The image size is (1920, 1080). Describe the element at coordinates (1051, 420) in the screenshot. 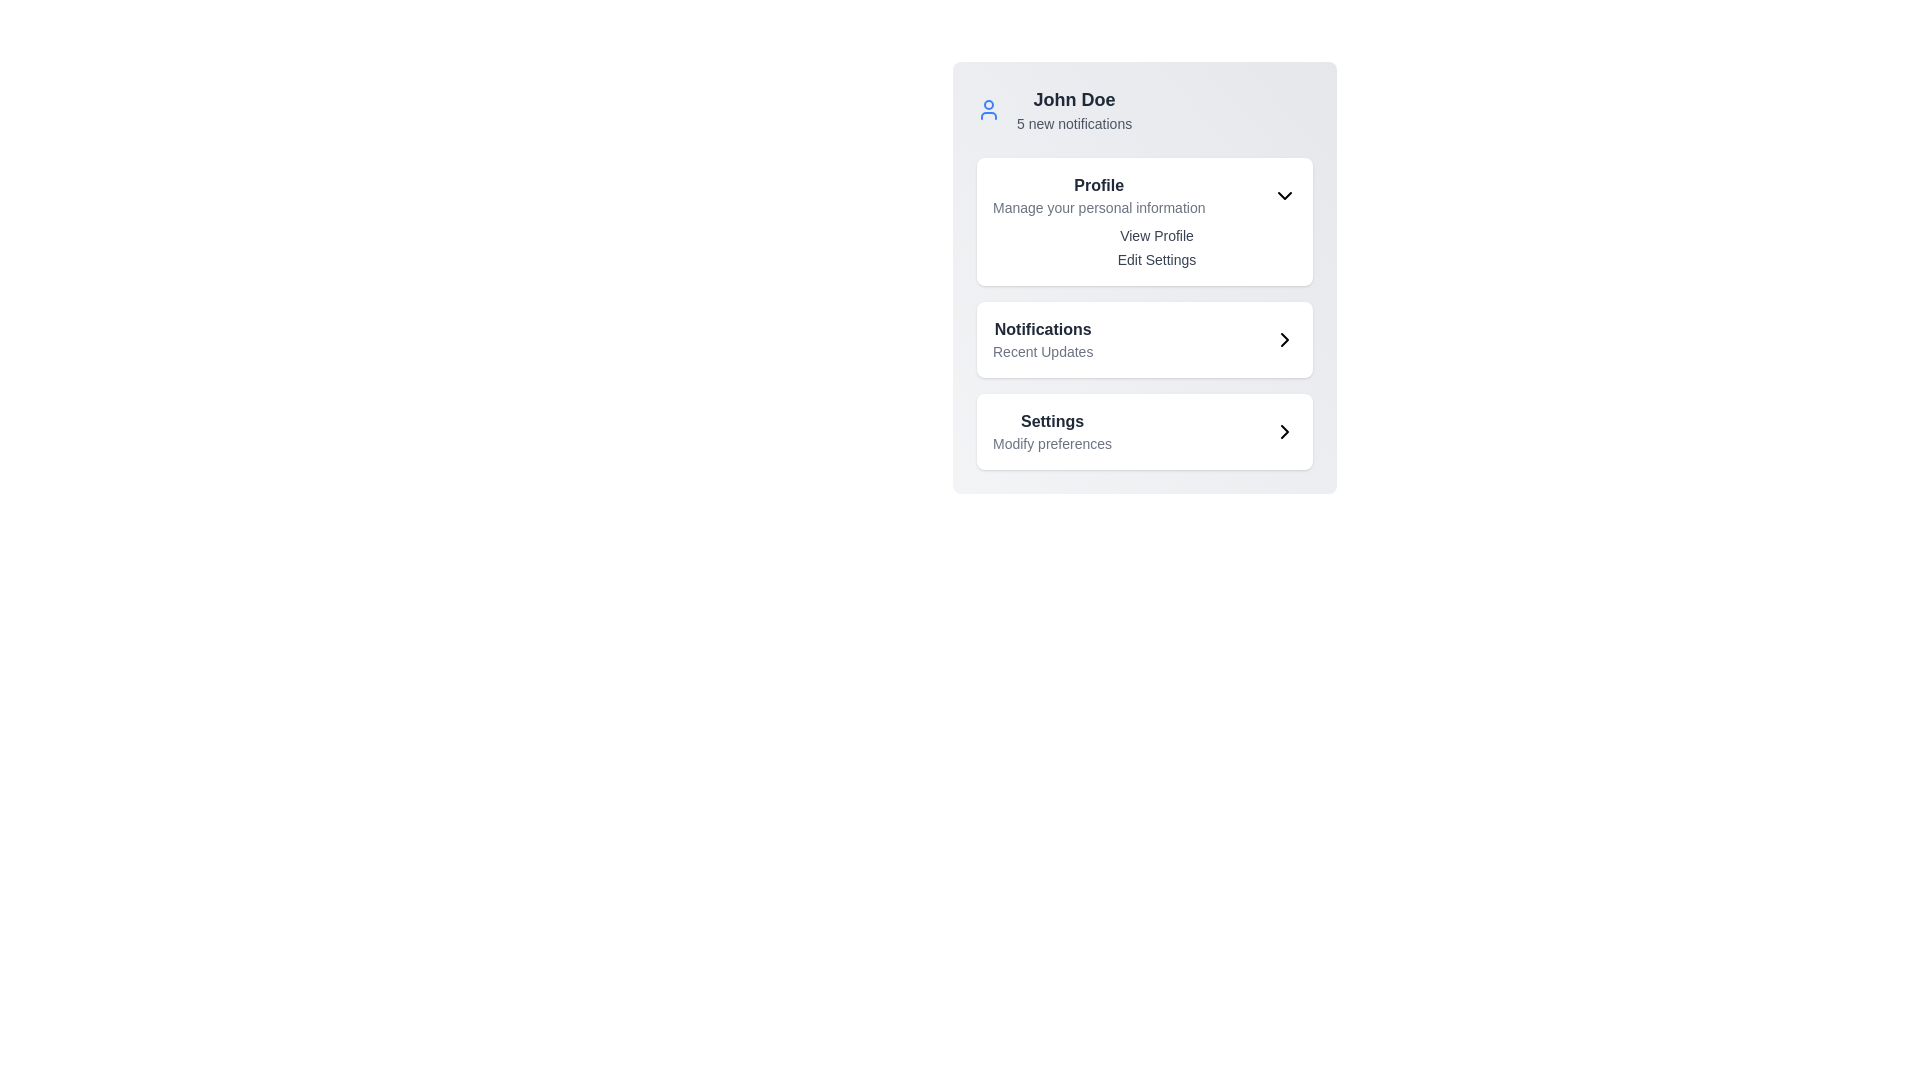

I see `the 'Settings' text label which denotes the corresponding section or options related to settings, positioned above 'Modify preferences' in the lower right section of the layout` at that location.